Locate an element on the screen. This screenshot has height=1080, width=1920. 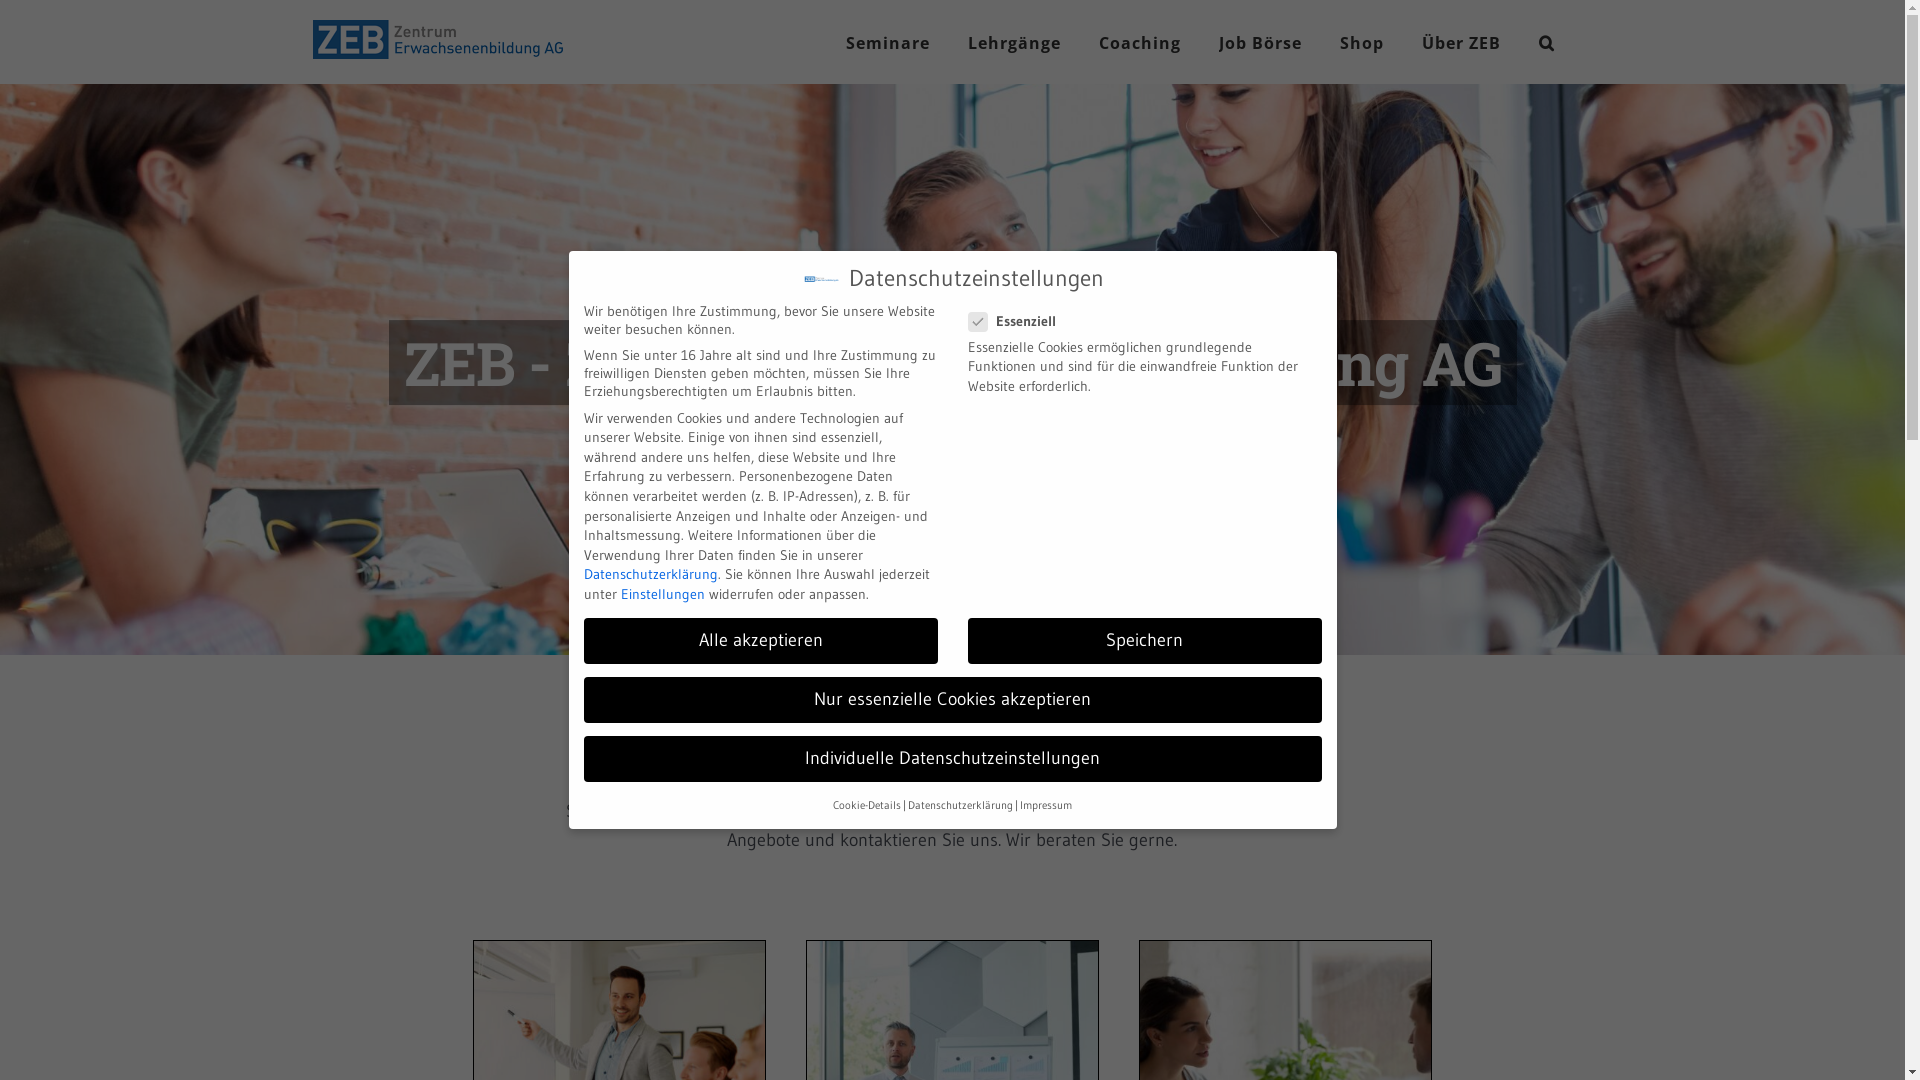
'Shop' is located at coordinates (1361, 42).